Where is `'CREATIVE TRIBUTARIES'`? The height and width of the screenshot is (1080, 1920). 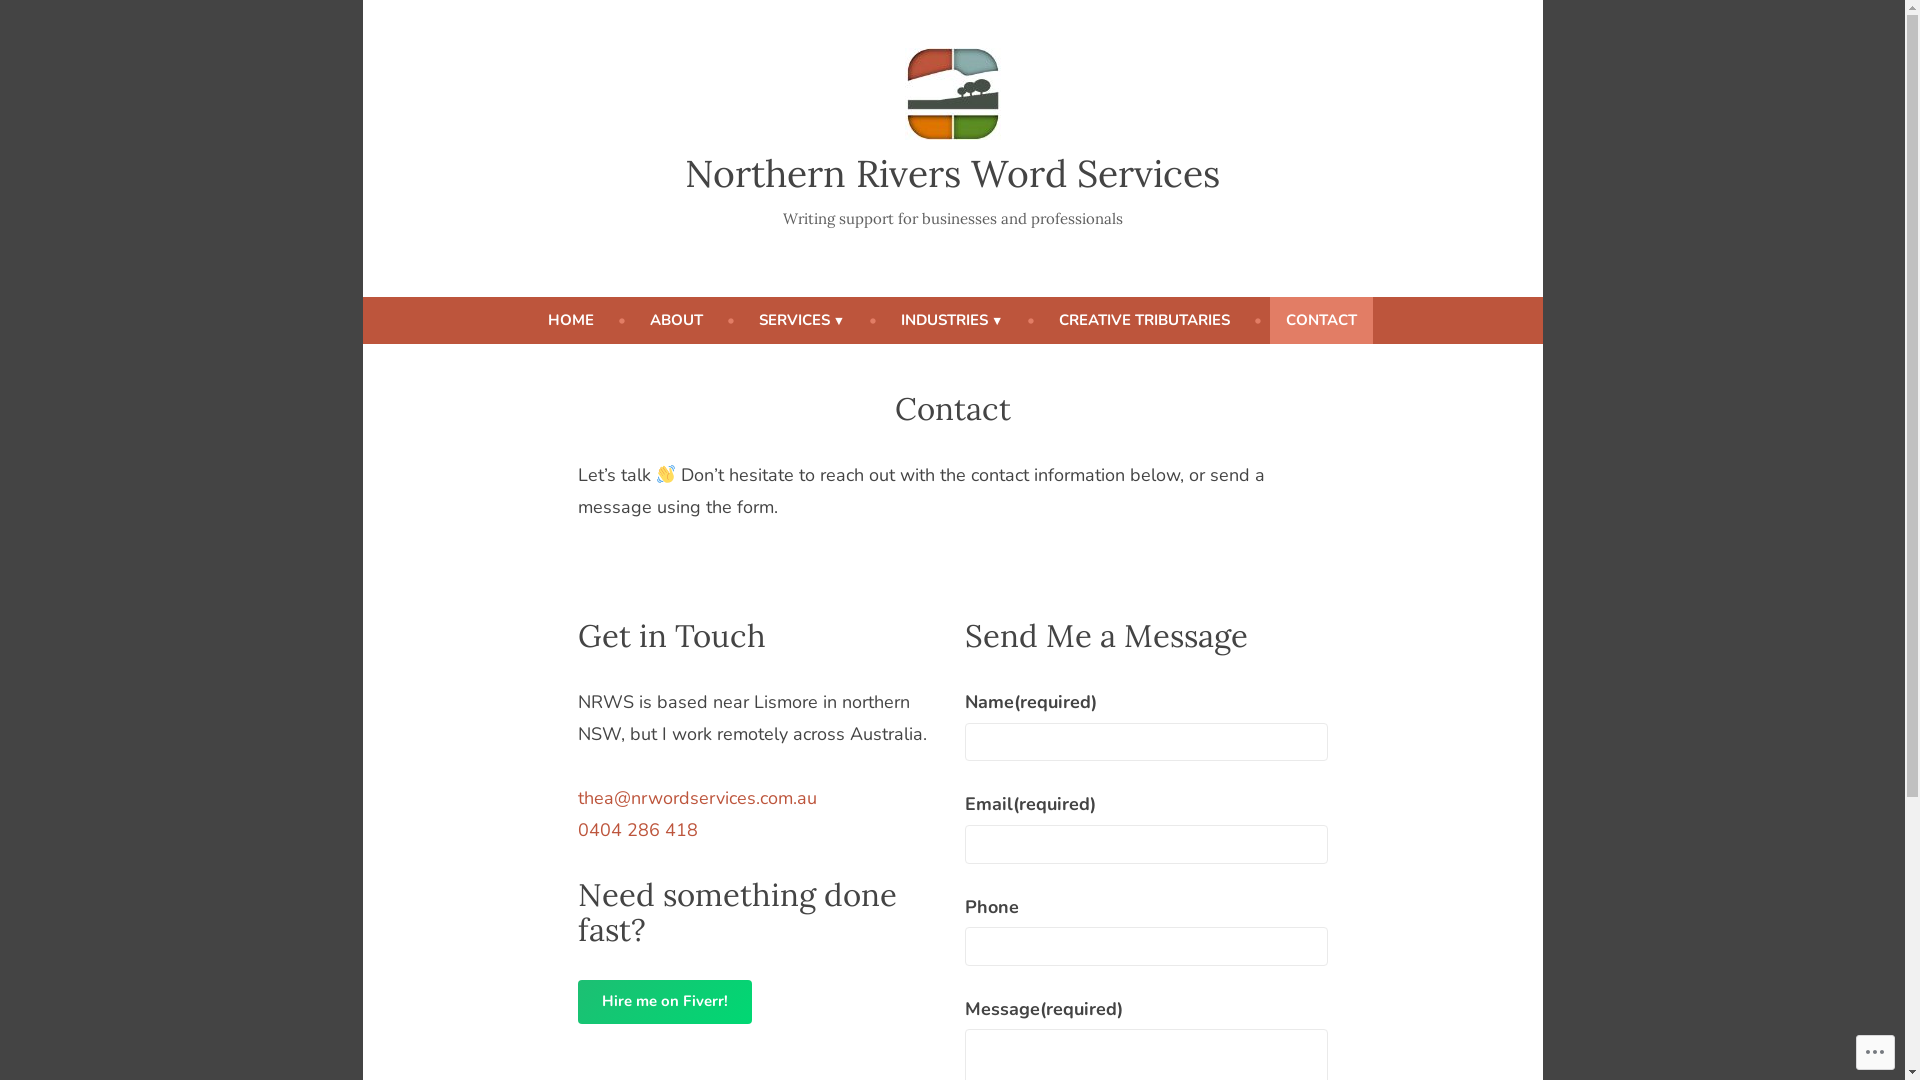
'CREATIVE TRIBUTARIES' is located at coordinates (1144, 319).